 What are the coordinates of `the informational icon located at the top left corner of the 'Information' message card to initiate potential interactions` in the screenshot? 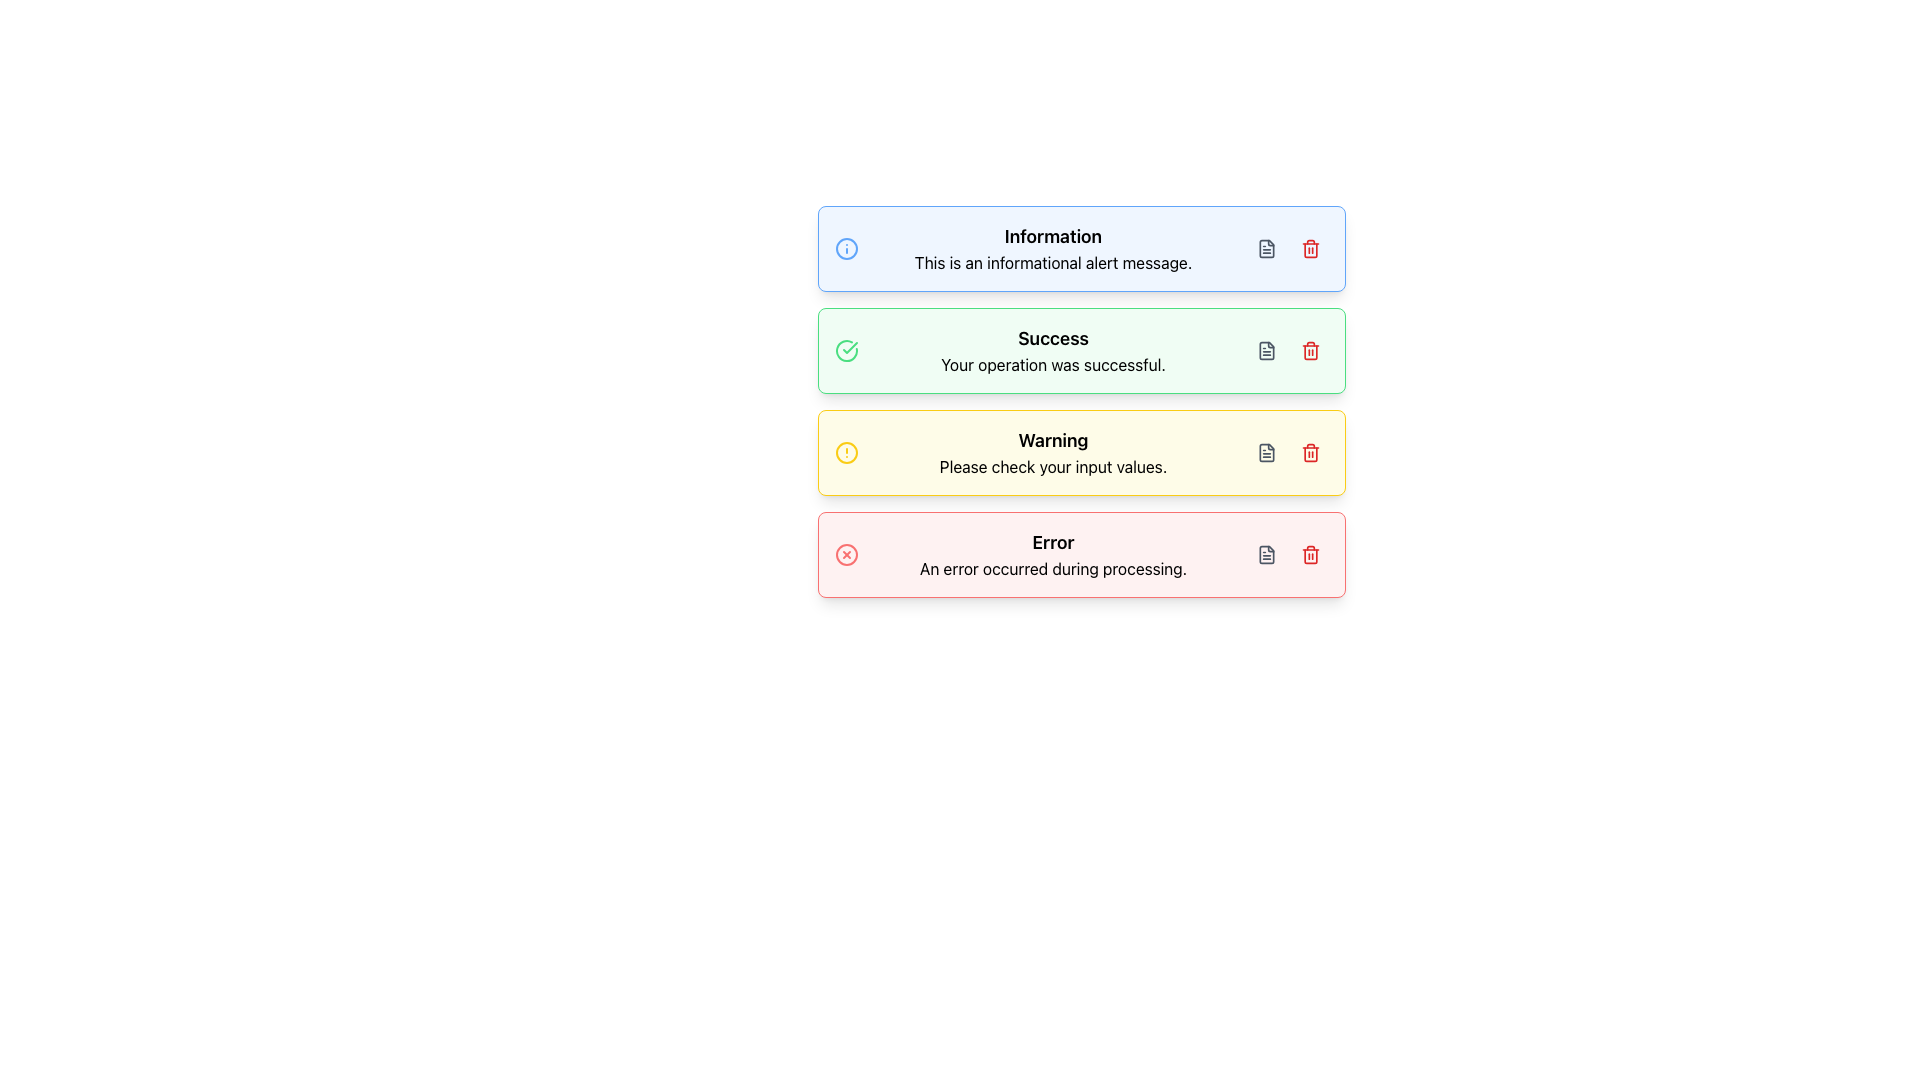 It's located at (846, 248).